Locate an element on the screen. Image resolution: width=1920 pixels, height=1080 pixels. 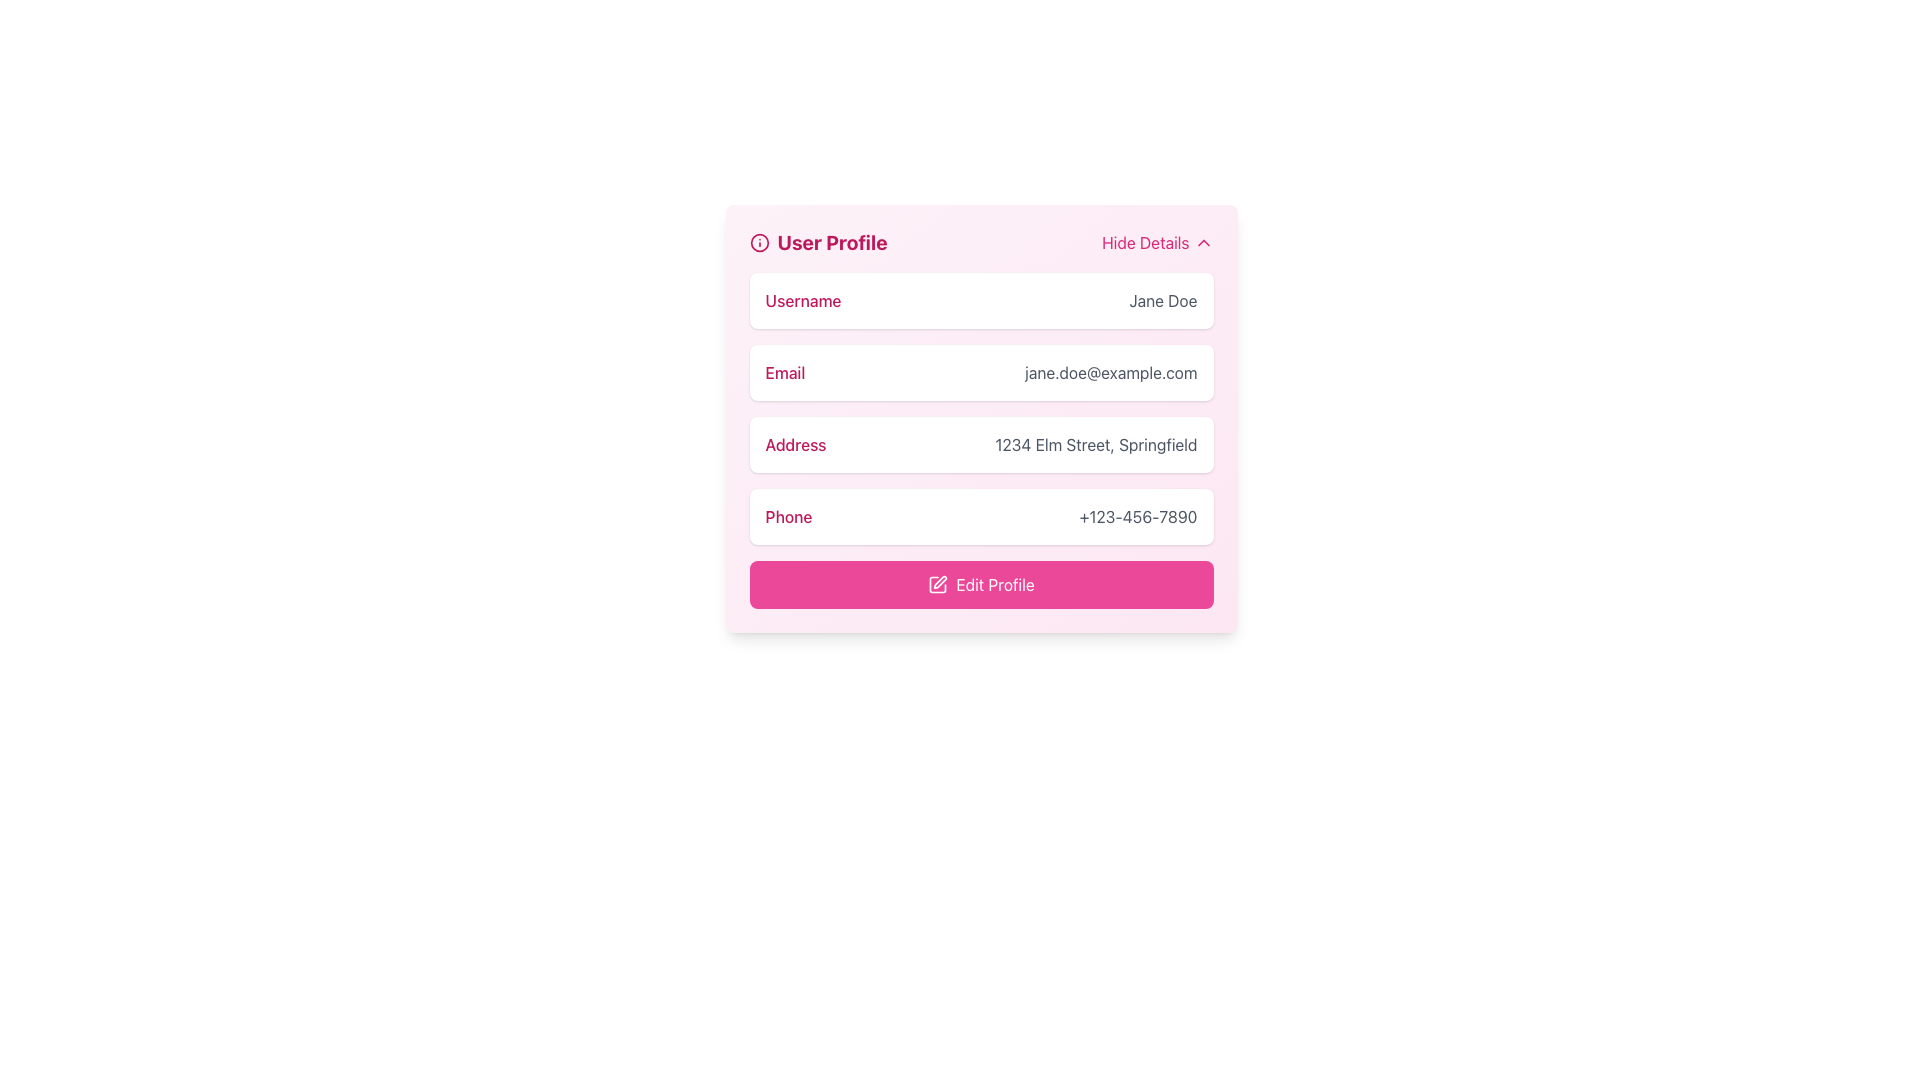
the pink icon embedded in the 'Edit Profile' button located at the bottom of the 'User Profile' section card is located at coordinates (937, 585).